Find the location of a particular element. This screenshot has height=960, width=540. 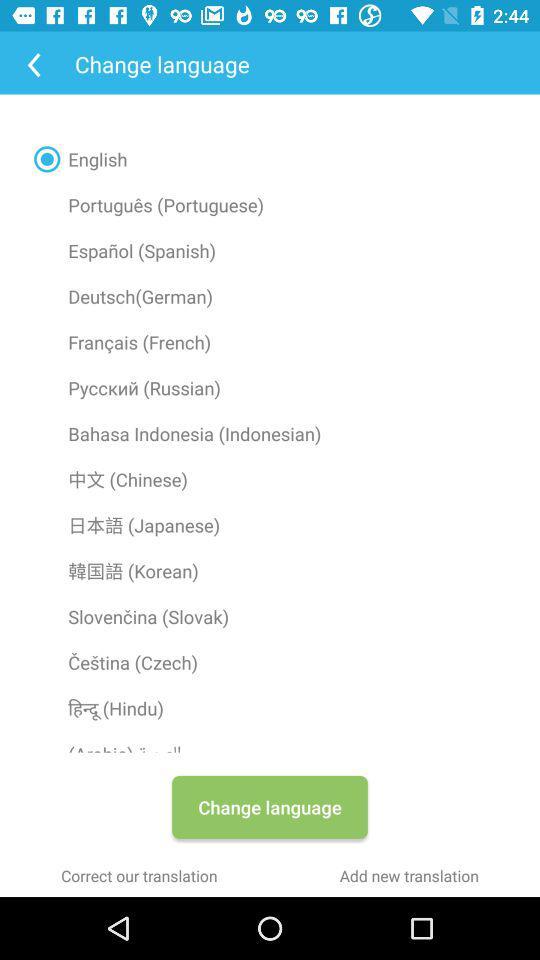

bahasa indonesia (indonesian) item is located at coordinates (270, 433).